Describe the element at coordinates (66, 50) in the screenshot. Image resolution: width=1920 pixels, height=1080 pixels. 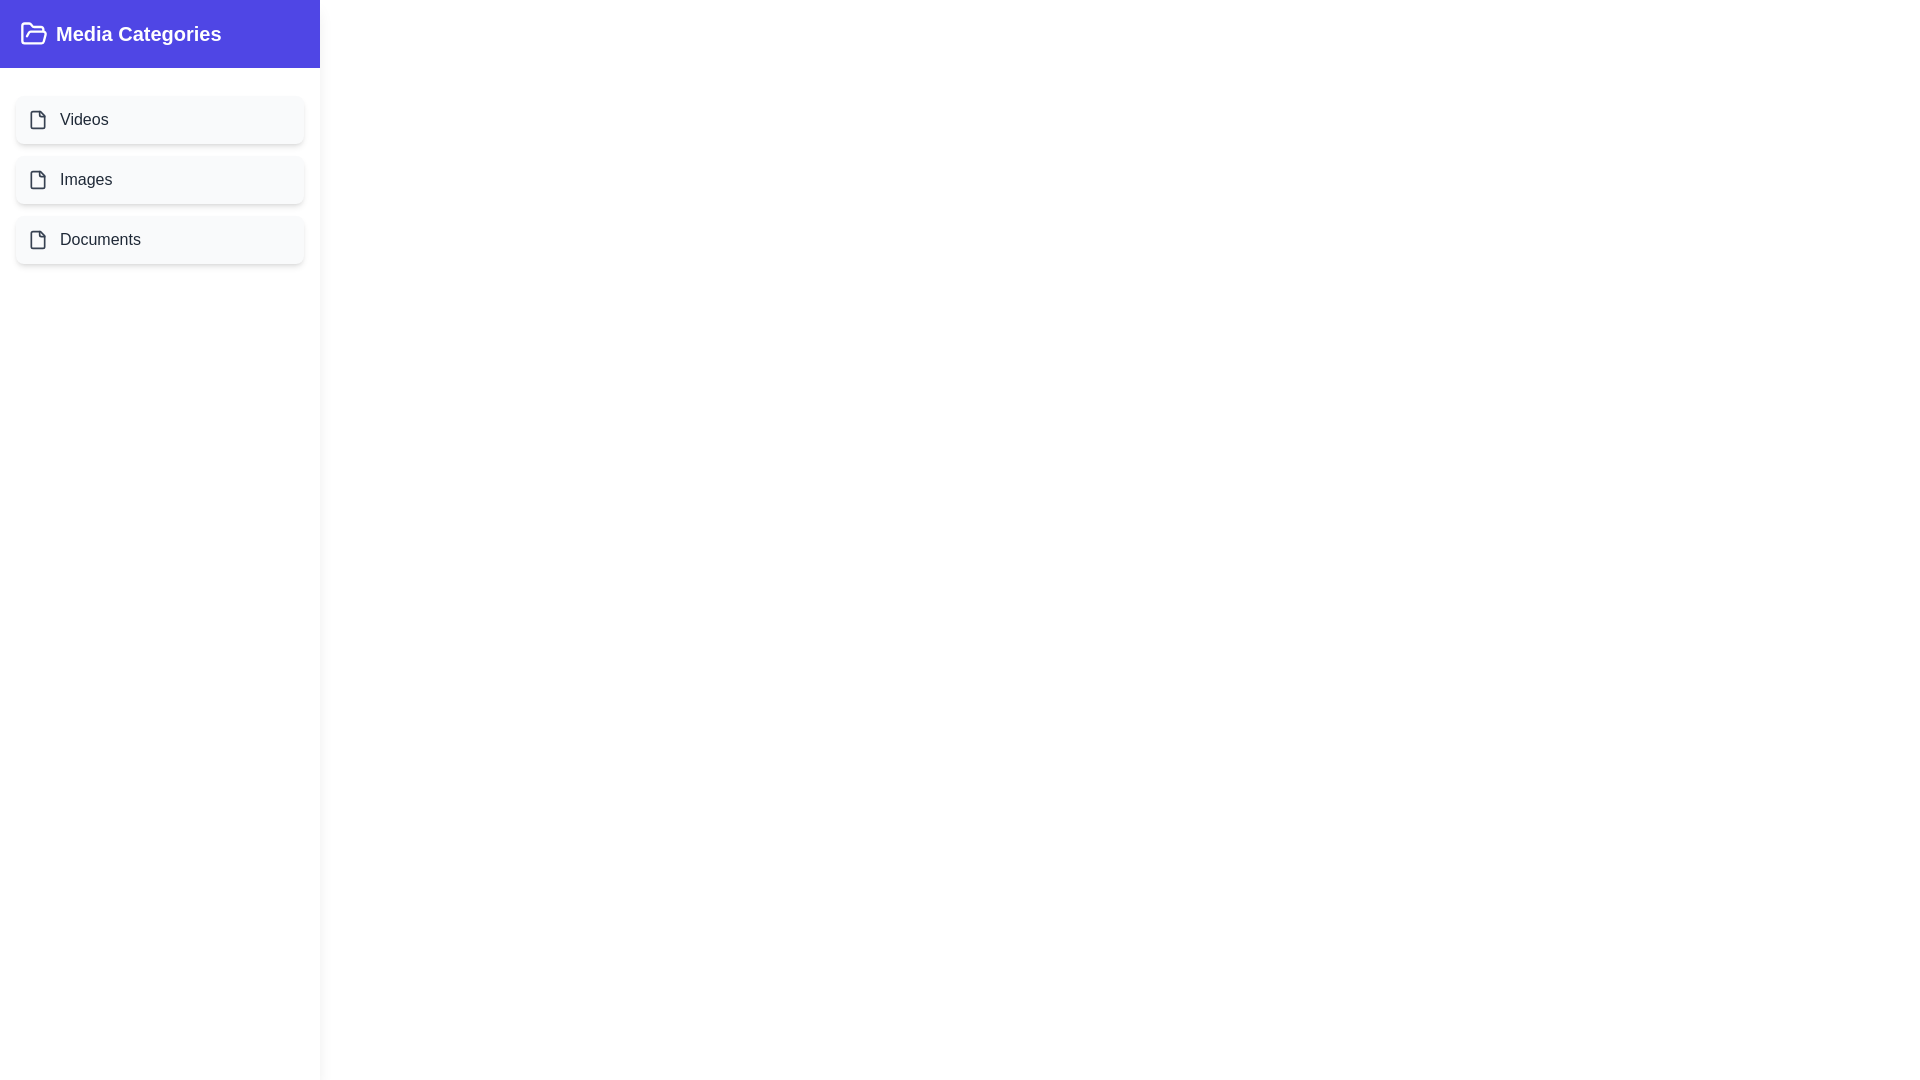
I see `toggle button to close the drawer` at that location.